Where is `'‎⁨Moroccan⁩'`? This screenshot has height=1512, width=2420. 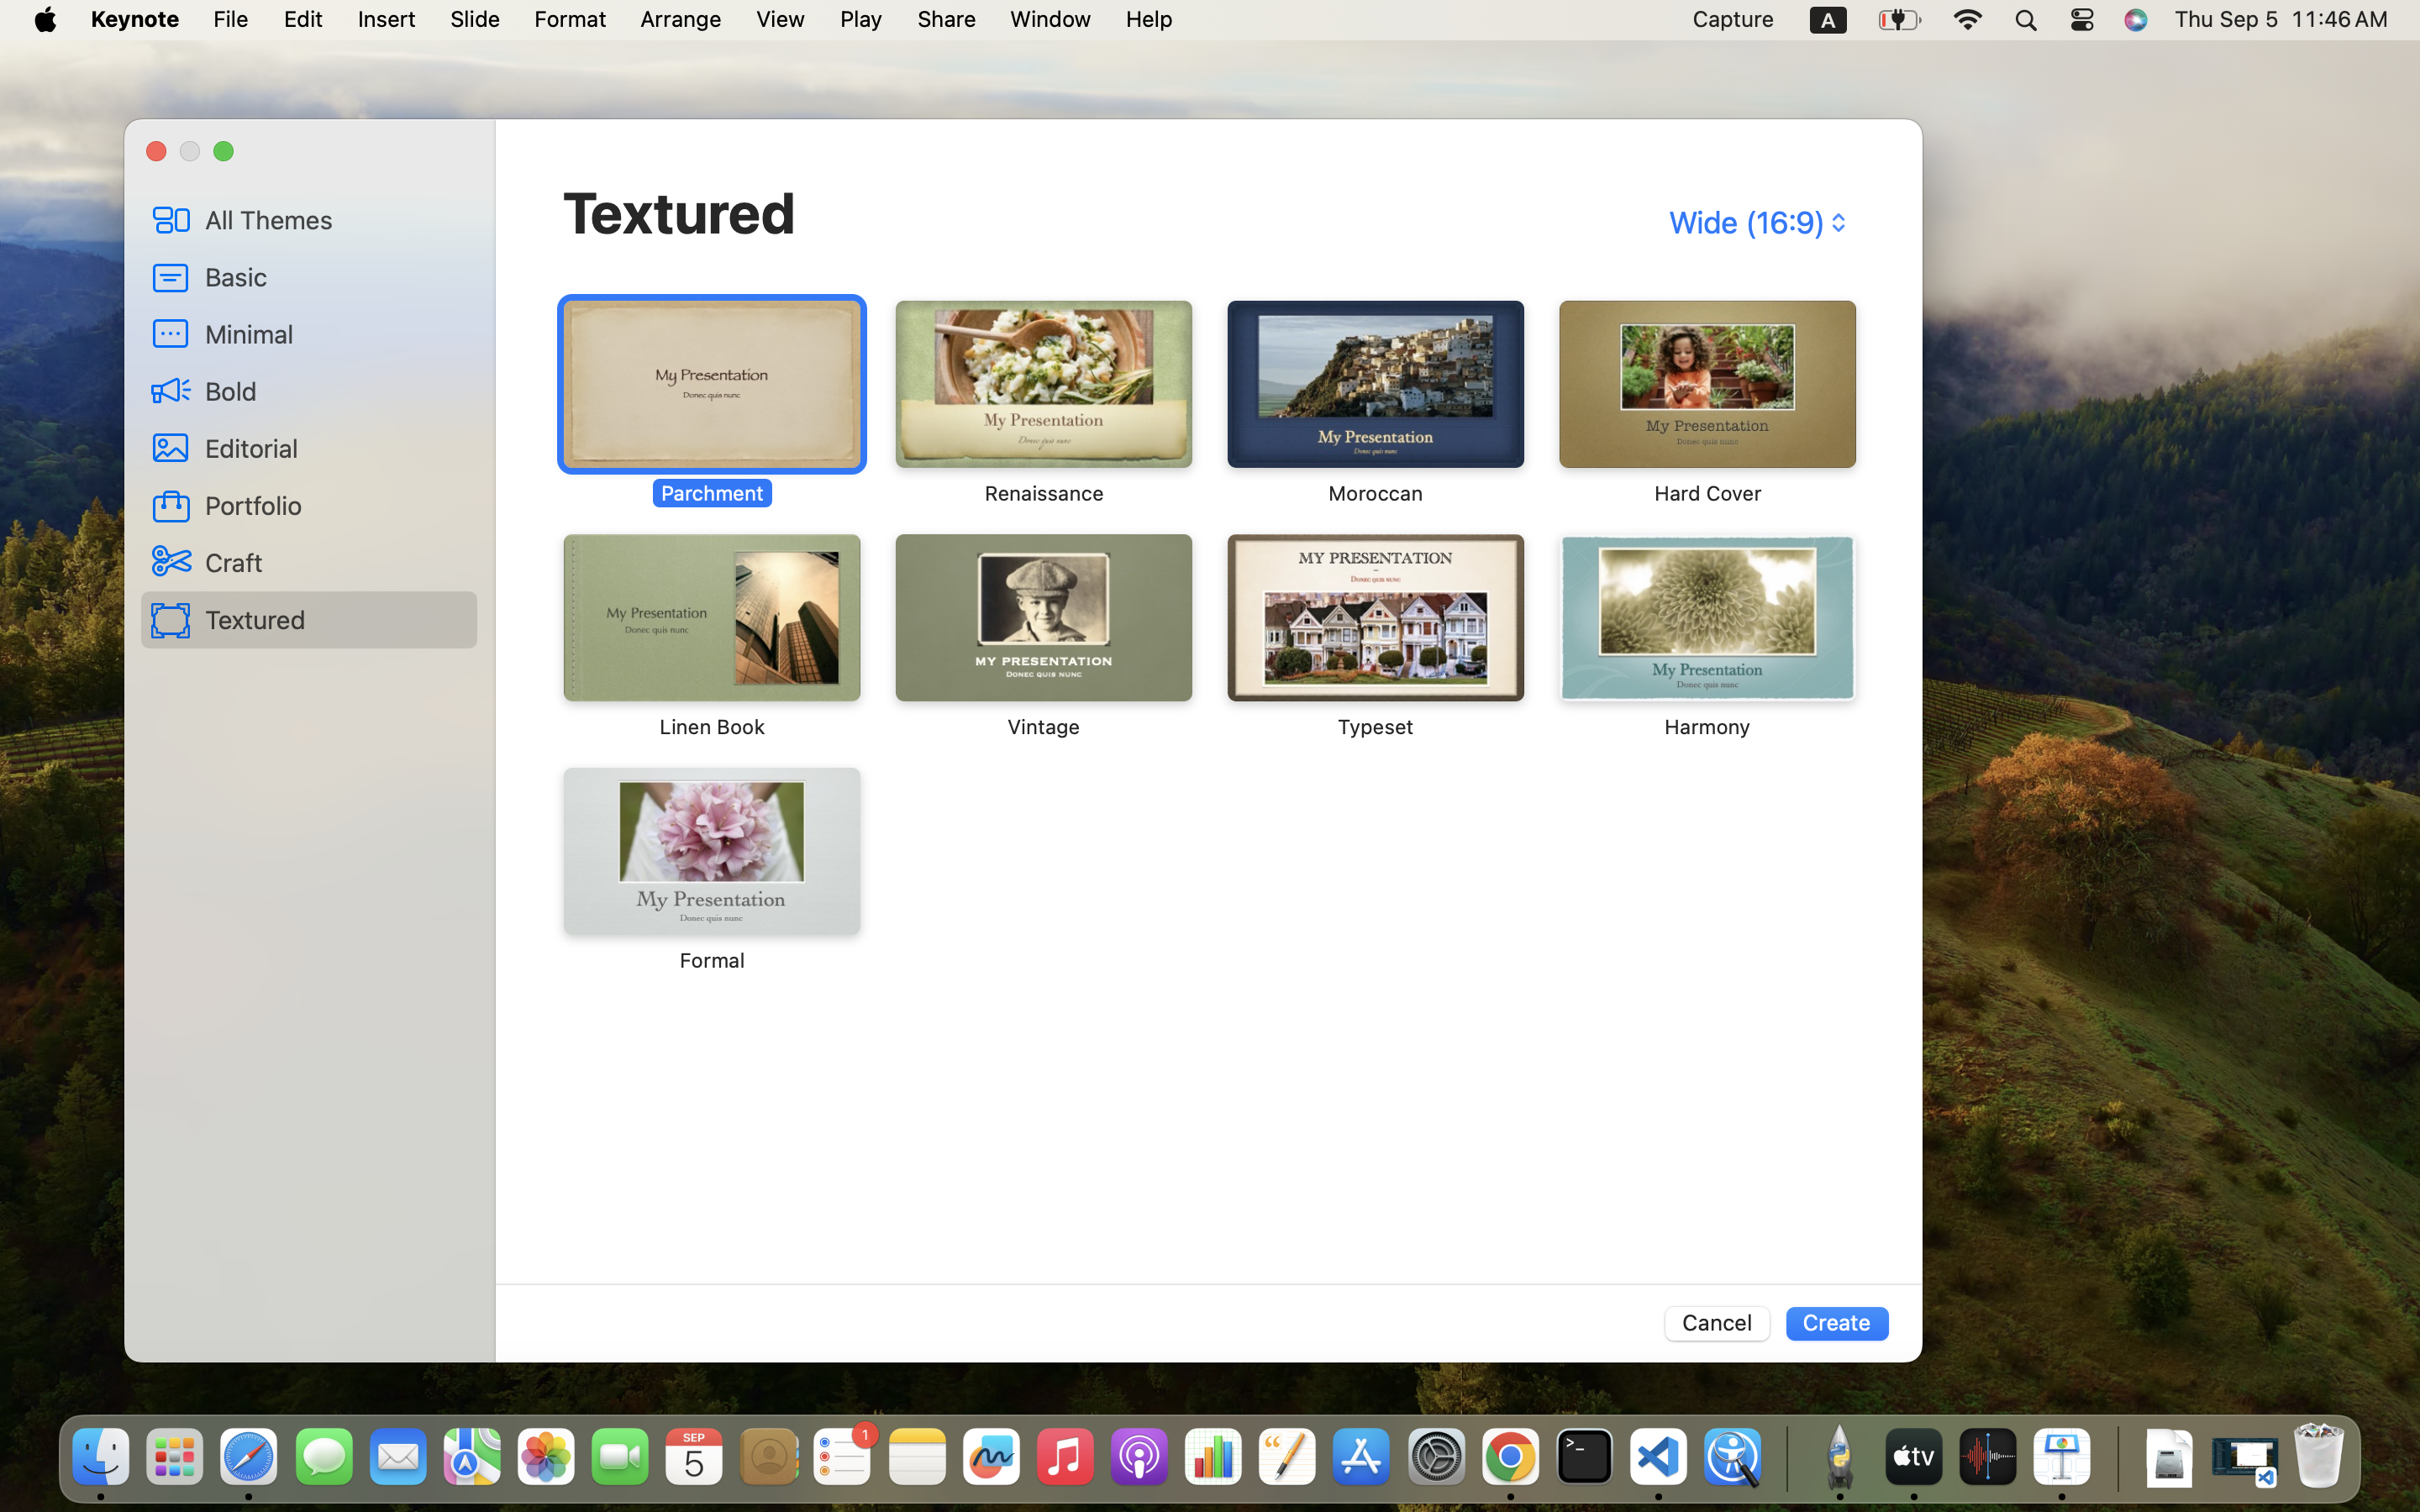 '‎⁨Moroccan⁩' is located at coordinates (1374, 403).